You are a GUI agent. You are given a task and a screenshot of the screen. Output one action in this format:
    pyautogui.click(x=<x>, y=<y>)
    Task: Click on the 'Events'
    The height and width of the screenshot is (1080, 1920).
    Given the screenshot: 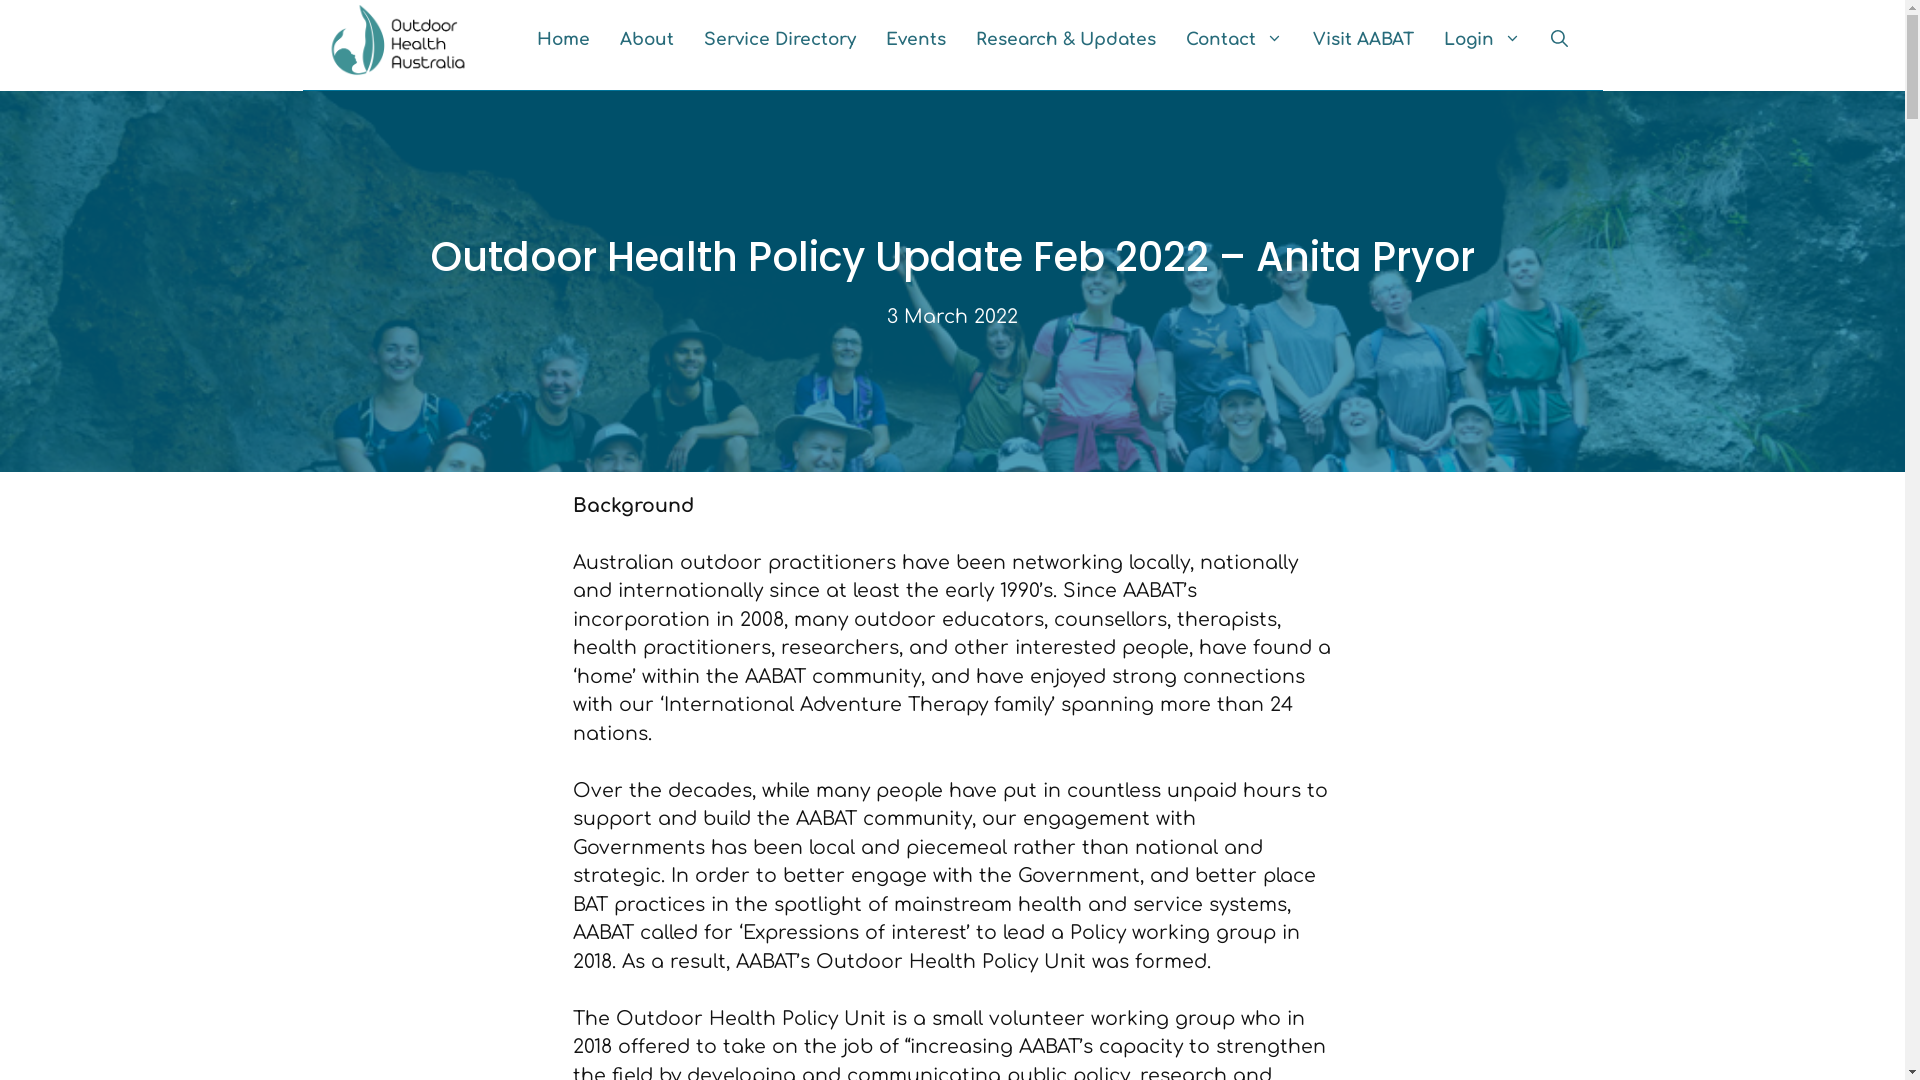 What is the action you would take?
    pyautogui.click(x=869, y=39)
    